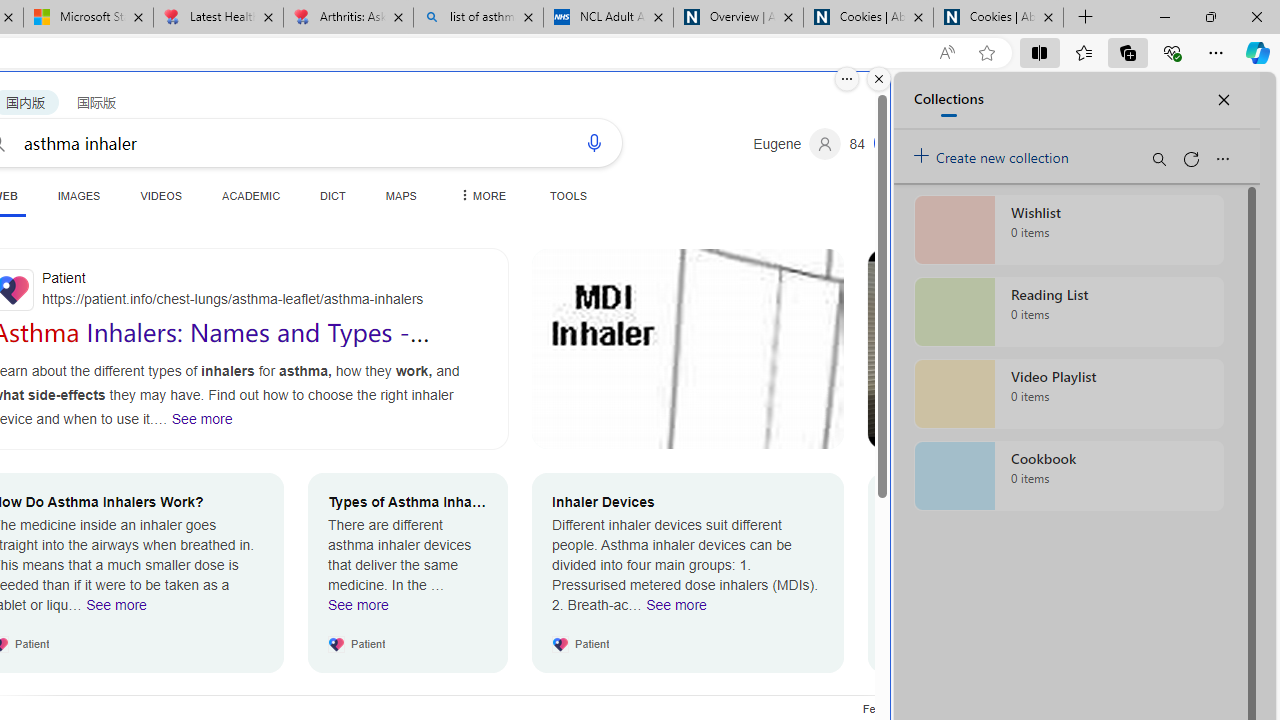 The height and width of the screenshot is (720, 1280). I want to click on 'AutomationID: serp_medal_svg', so click(887, 141).